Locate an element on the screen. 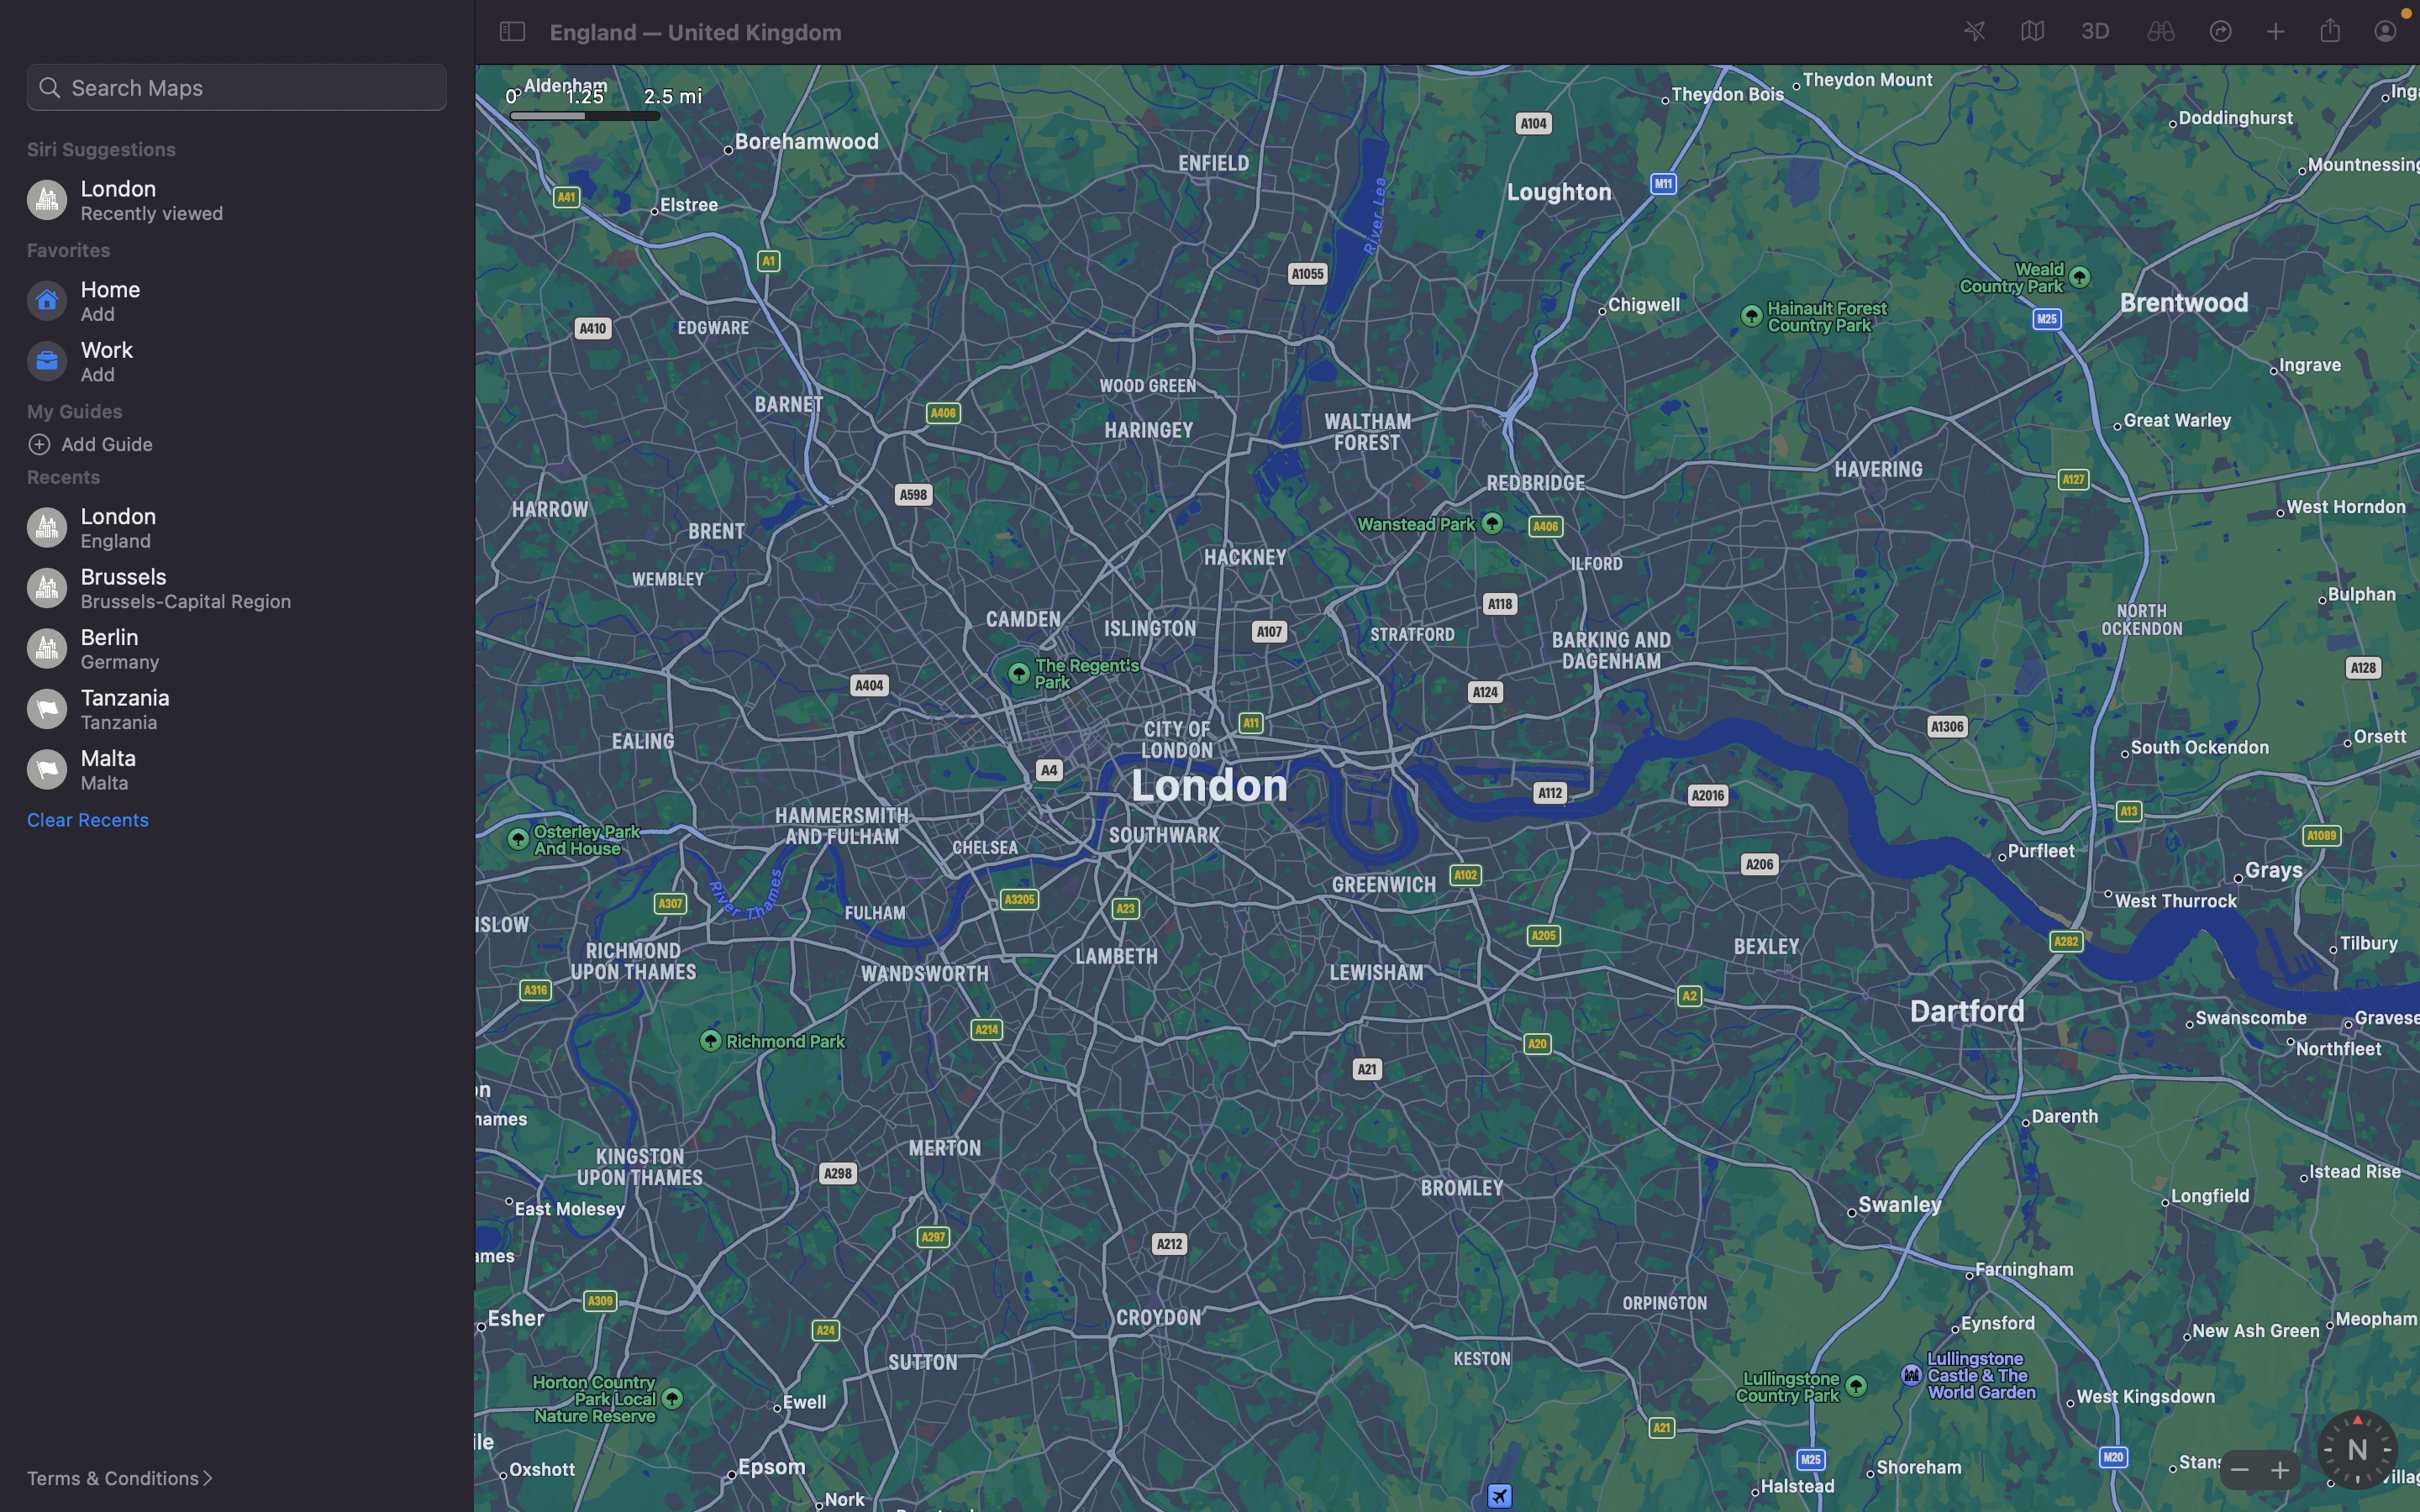  map"s zoom level is located at coordinates (2237, 1468).